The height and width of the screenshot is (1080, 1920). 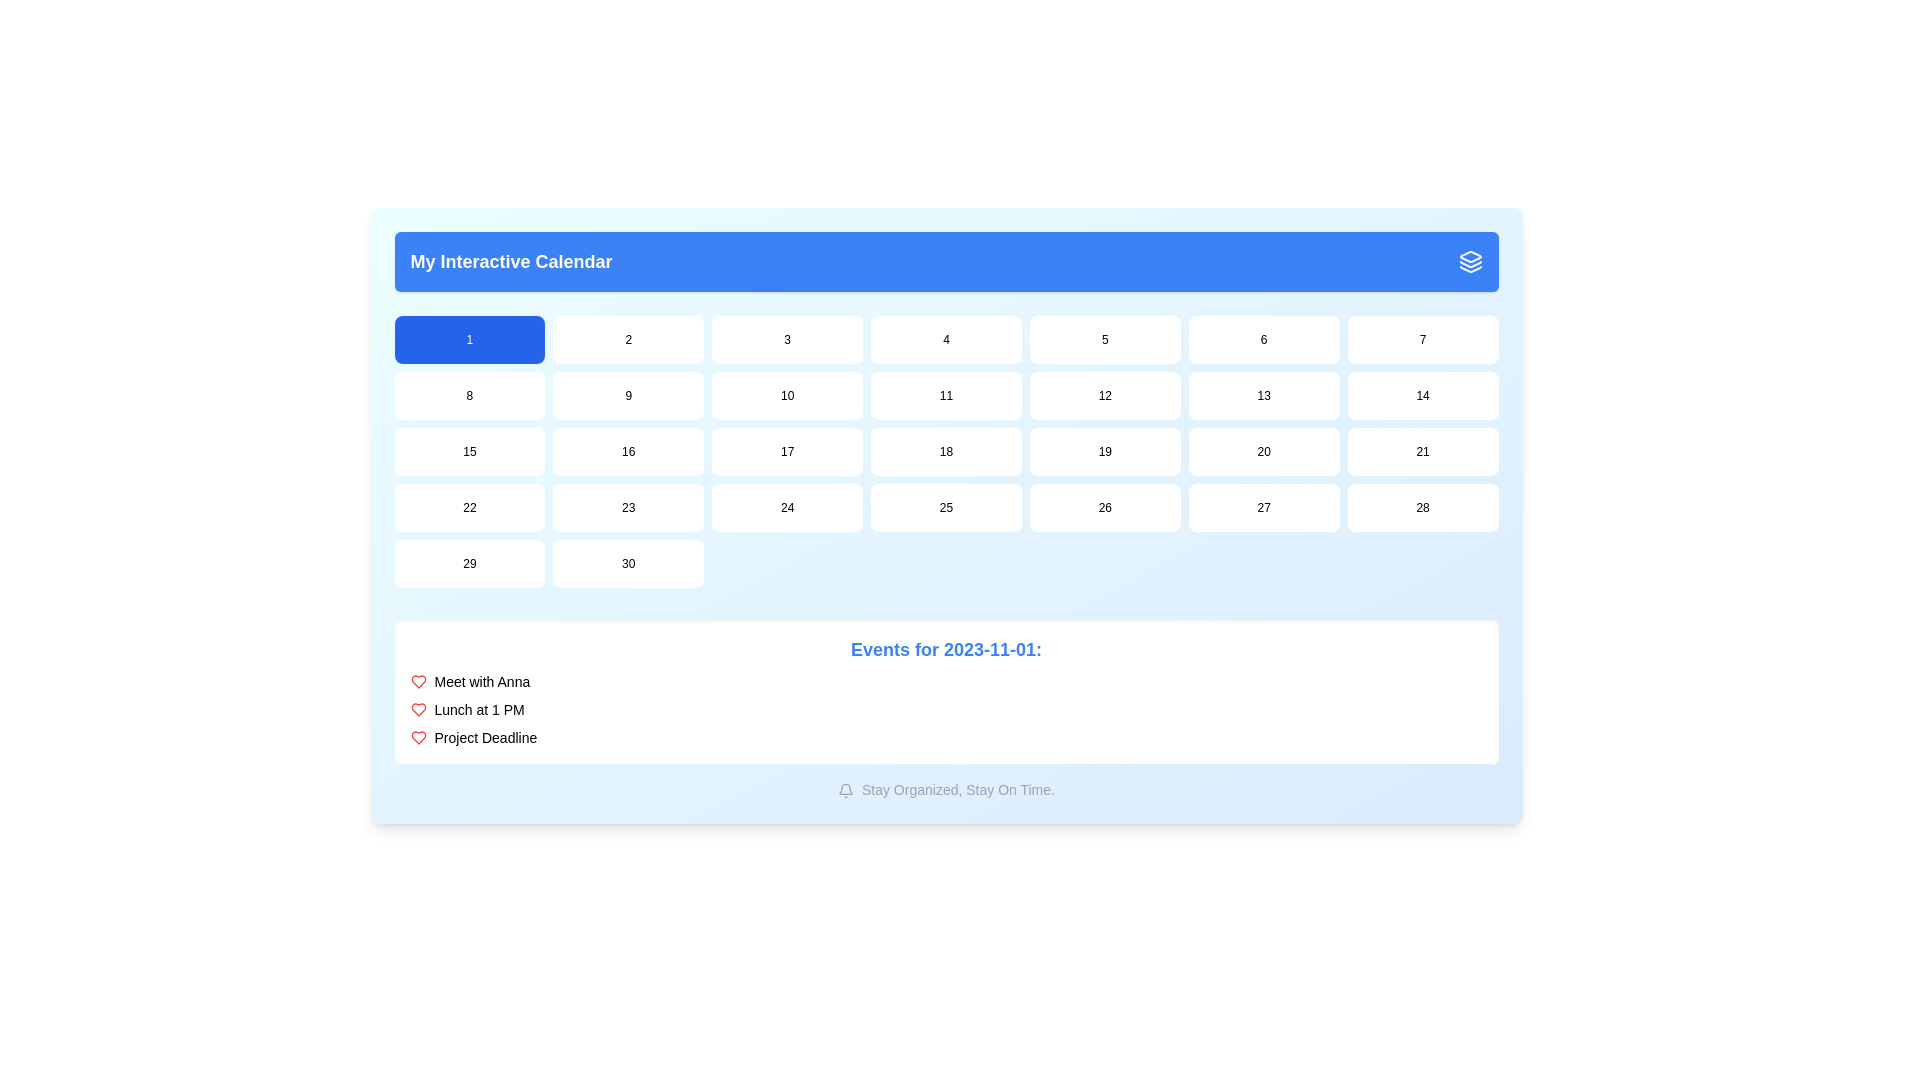 What do you see at coordinates (627, 507) in the screenshot?
I see `the button representing the date '23'` at bounding box center [627, 507].